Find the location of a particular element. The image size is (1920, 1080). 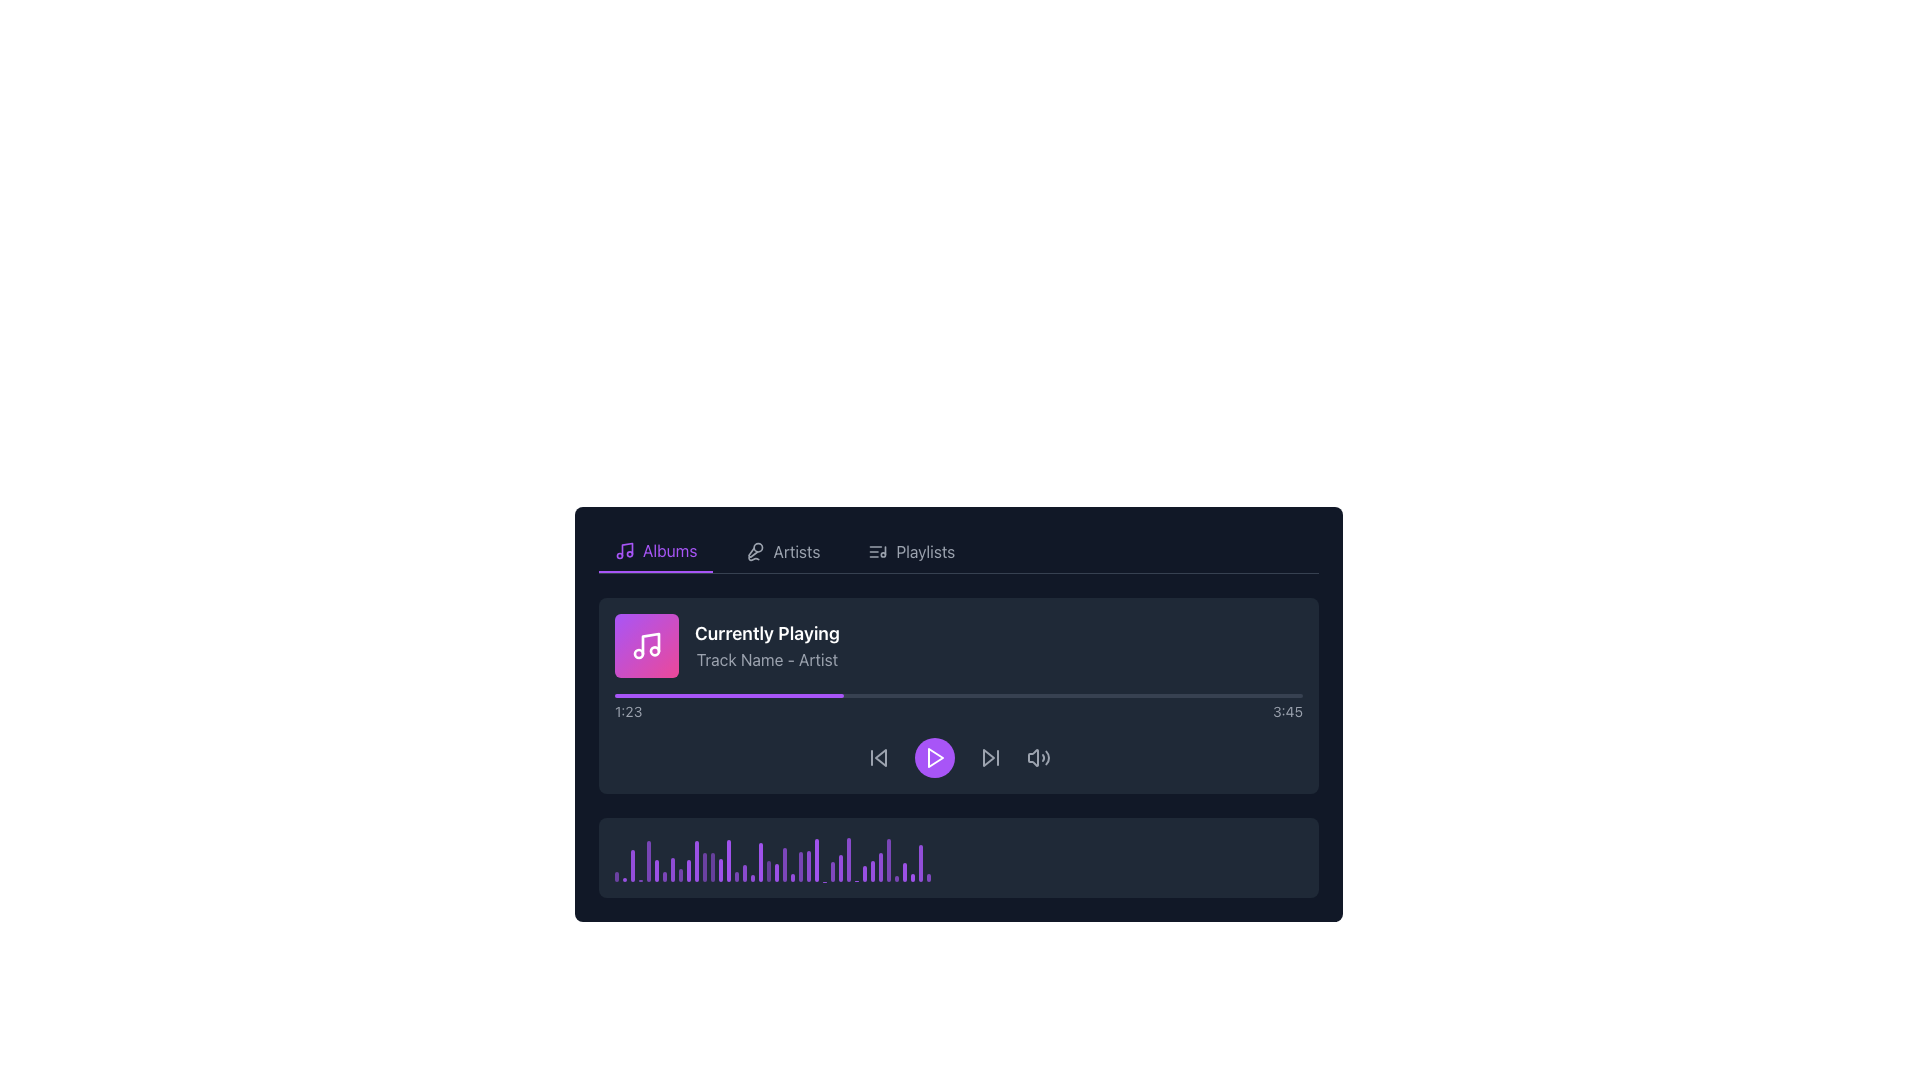

the visual bar representing audio amplitude, which is the twenty-fifth bar from the left in the waveform display located at the bottom of the interface is located at coordinates (816, 859).